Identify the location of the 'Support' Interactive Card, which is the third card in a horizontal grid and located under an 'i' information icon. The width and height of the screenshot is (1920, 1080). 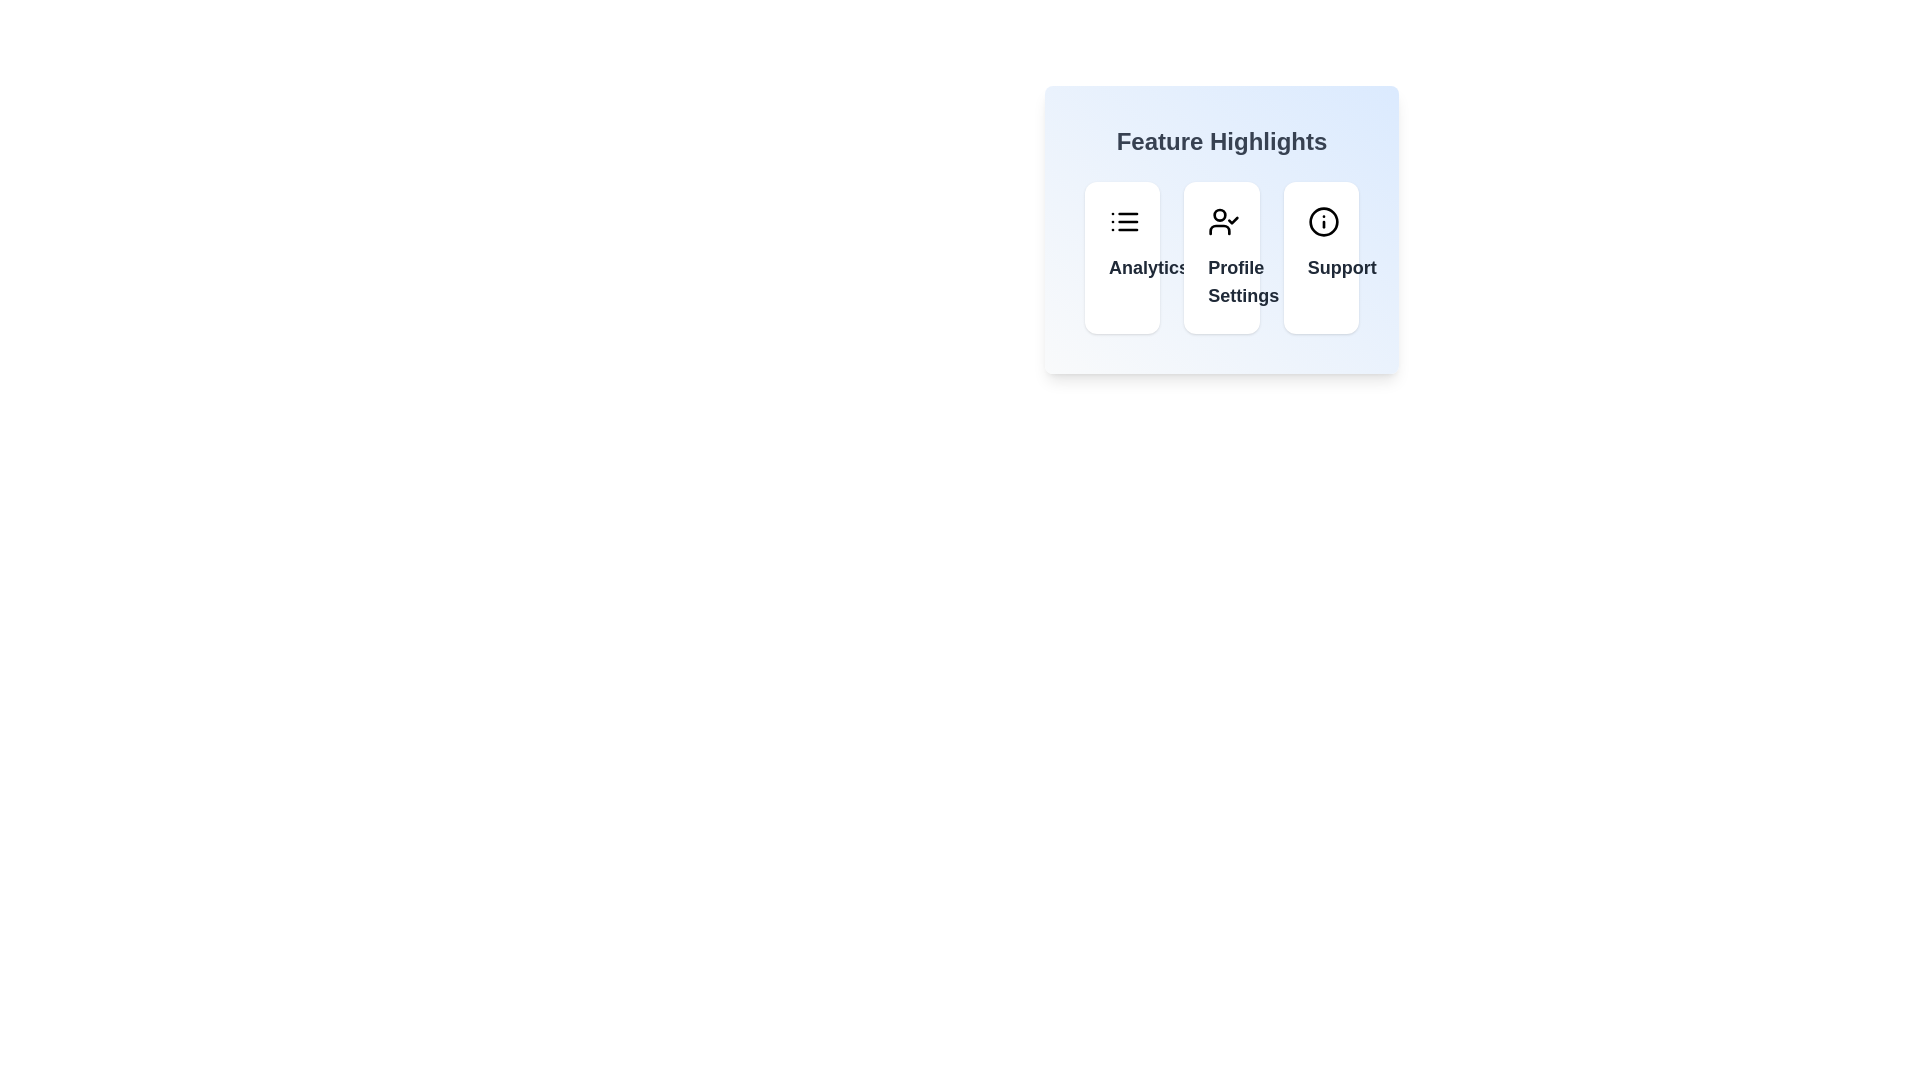
(1320, 257).